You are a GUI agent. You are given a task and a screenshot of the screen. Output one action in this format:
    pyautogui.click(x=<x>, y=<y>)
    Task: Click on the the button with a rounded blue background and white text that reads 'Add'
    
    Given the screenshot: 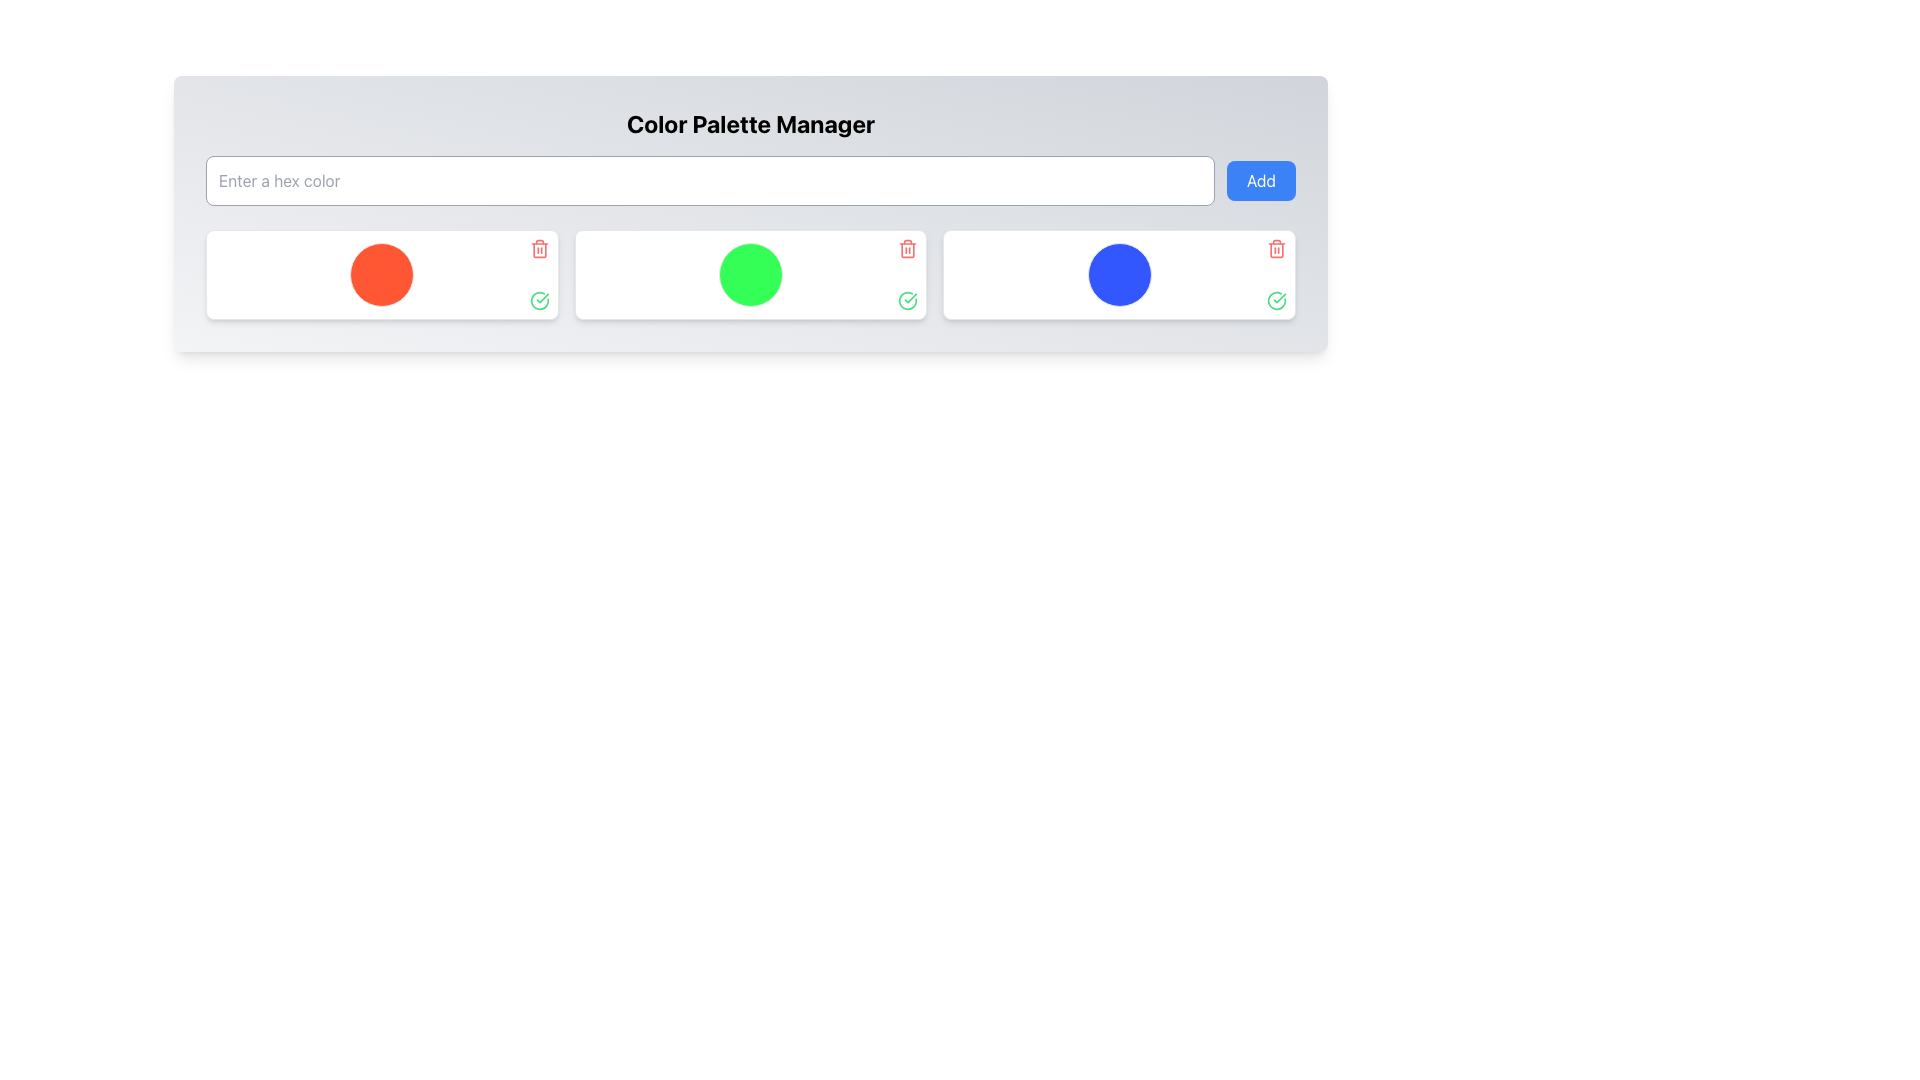 What is the action you would take?
    pyautogui.click(x=1260, y=181)
    